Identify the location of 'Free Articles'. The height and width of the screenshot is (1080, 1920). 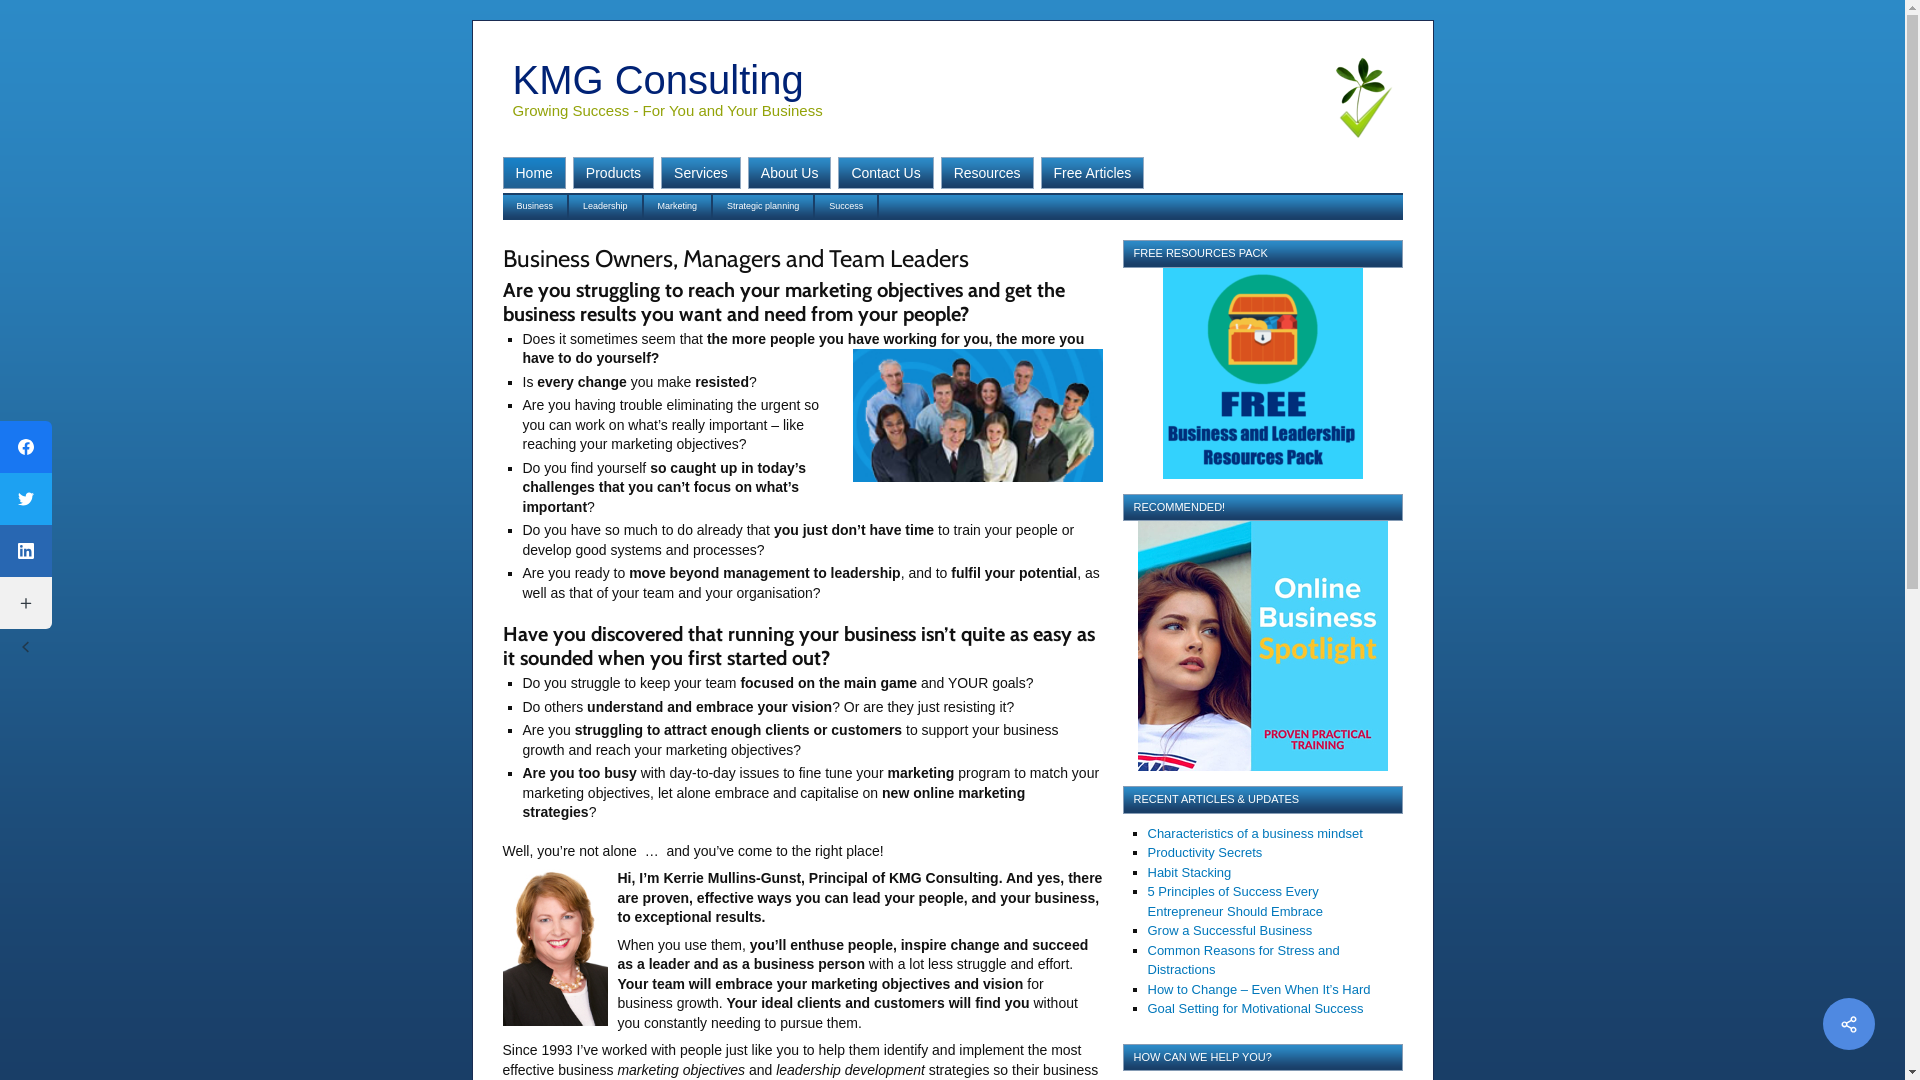
(1092, 172).